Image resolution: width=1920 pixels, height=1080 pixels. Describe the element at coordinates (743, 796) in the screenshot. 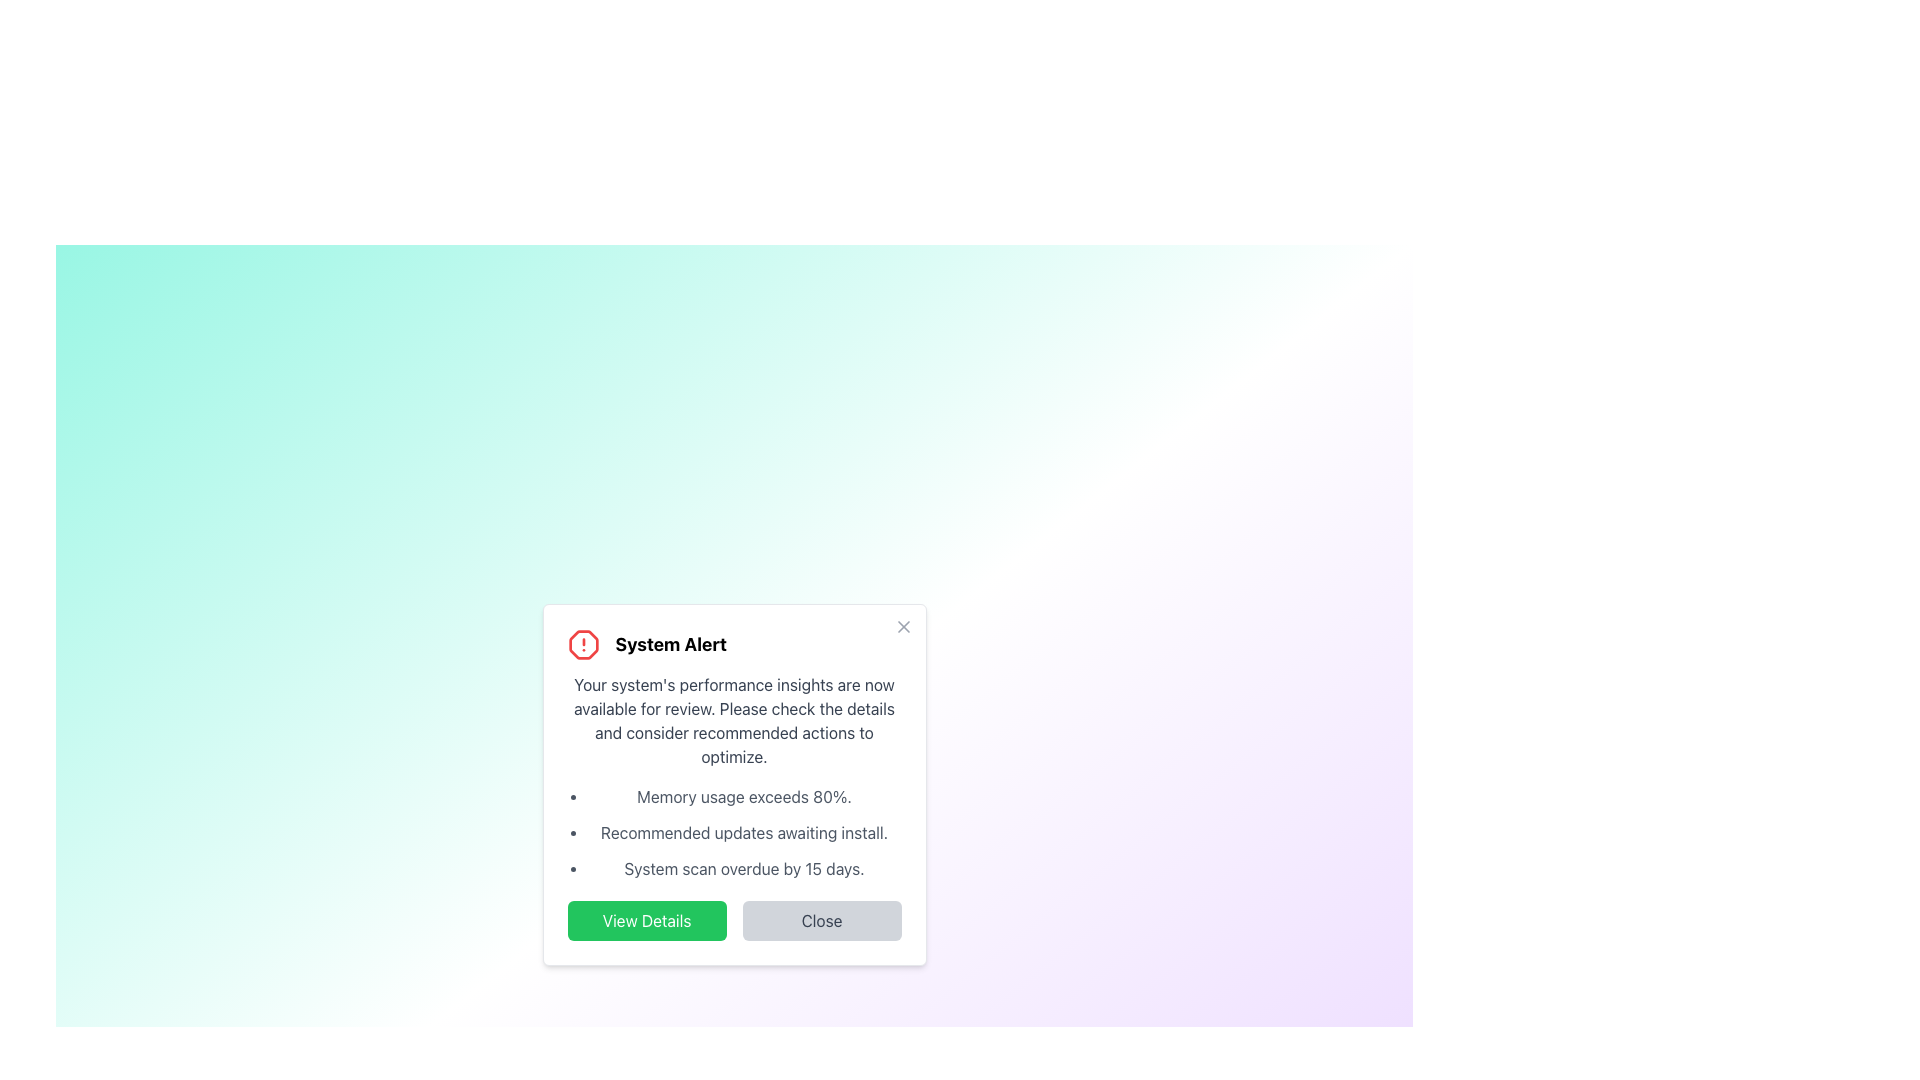

I see `the alert notification text indicating that memory usage has exceeded 80%` at that location.